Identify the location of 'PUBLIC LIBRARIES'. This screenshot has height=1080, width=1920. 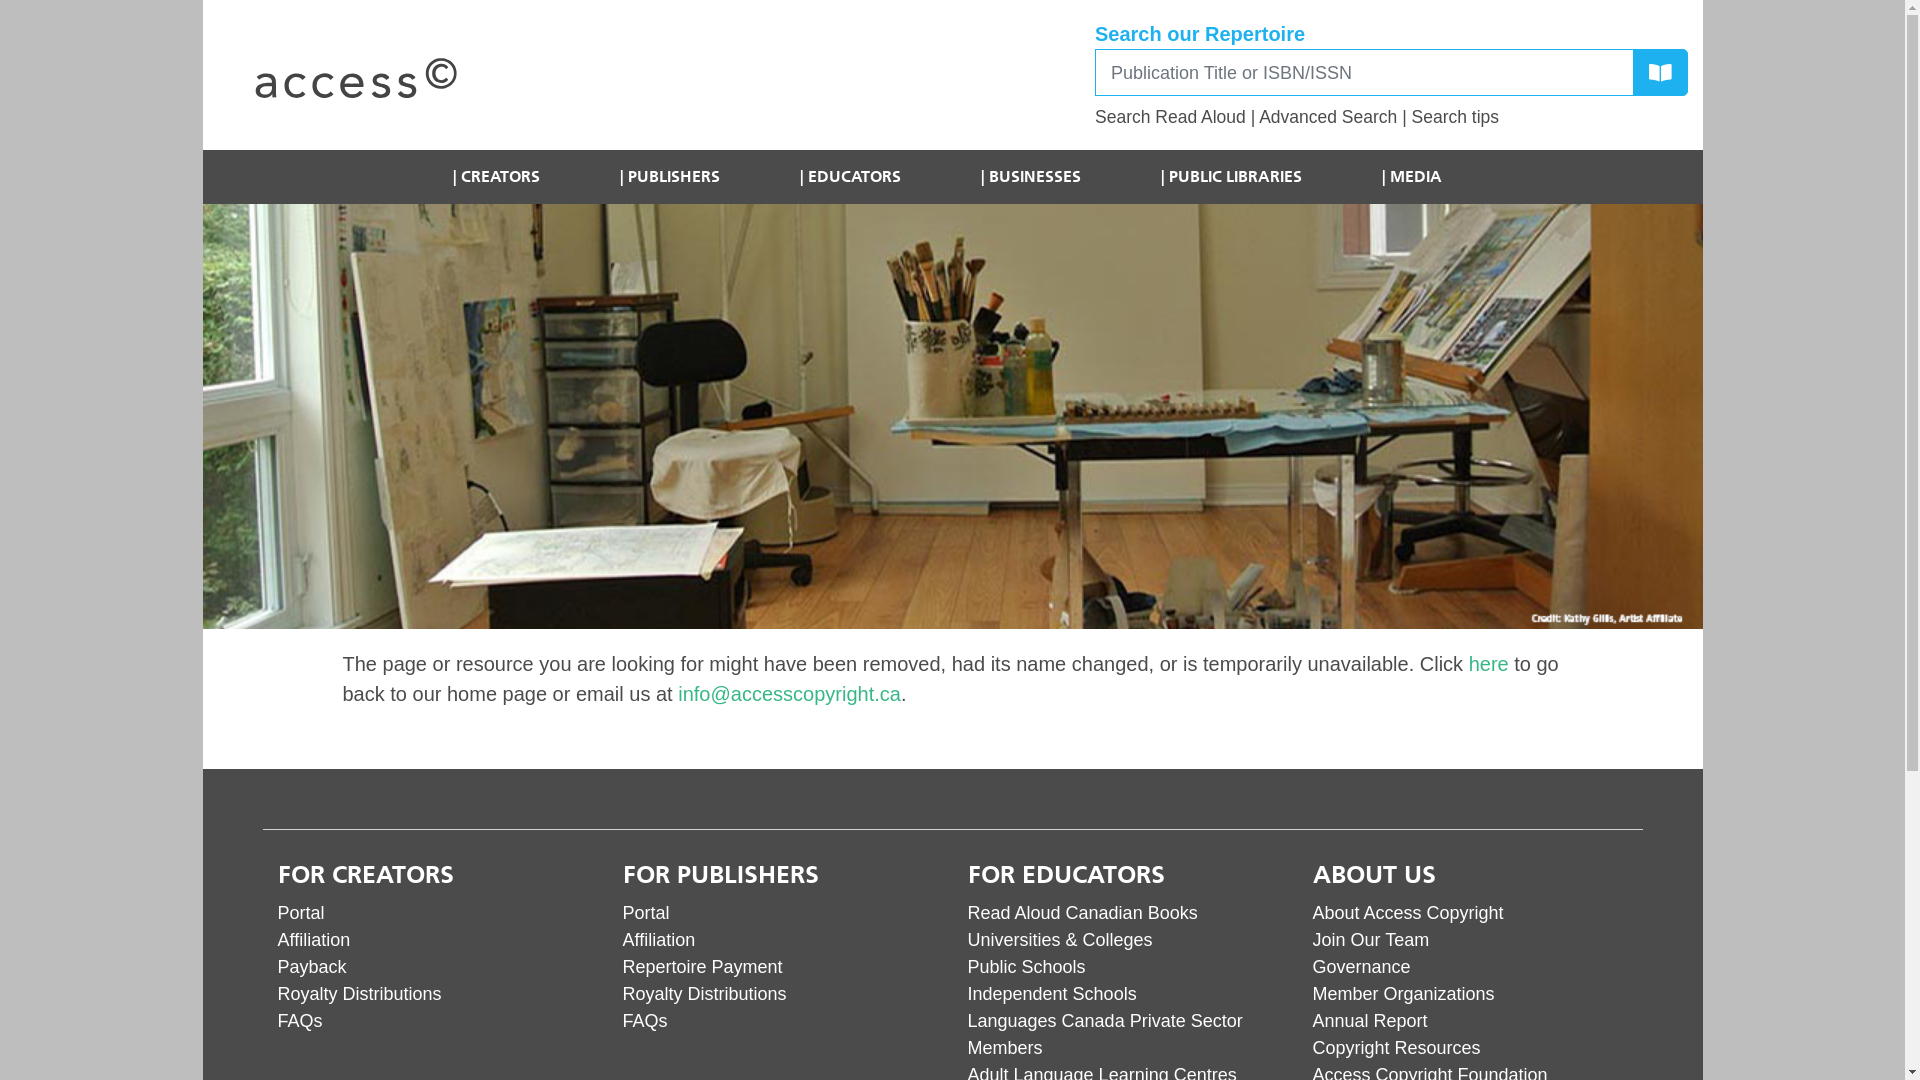
(1230, 176).